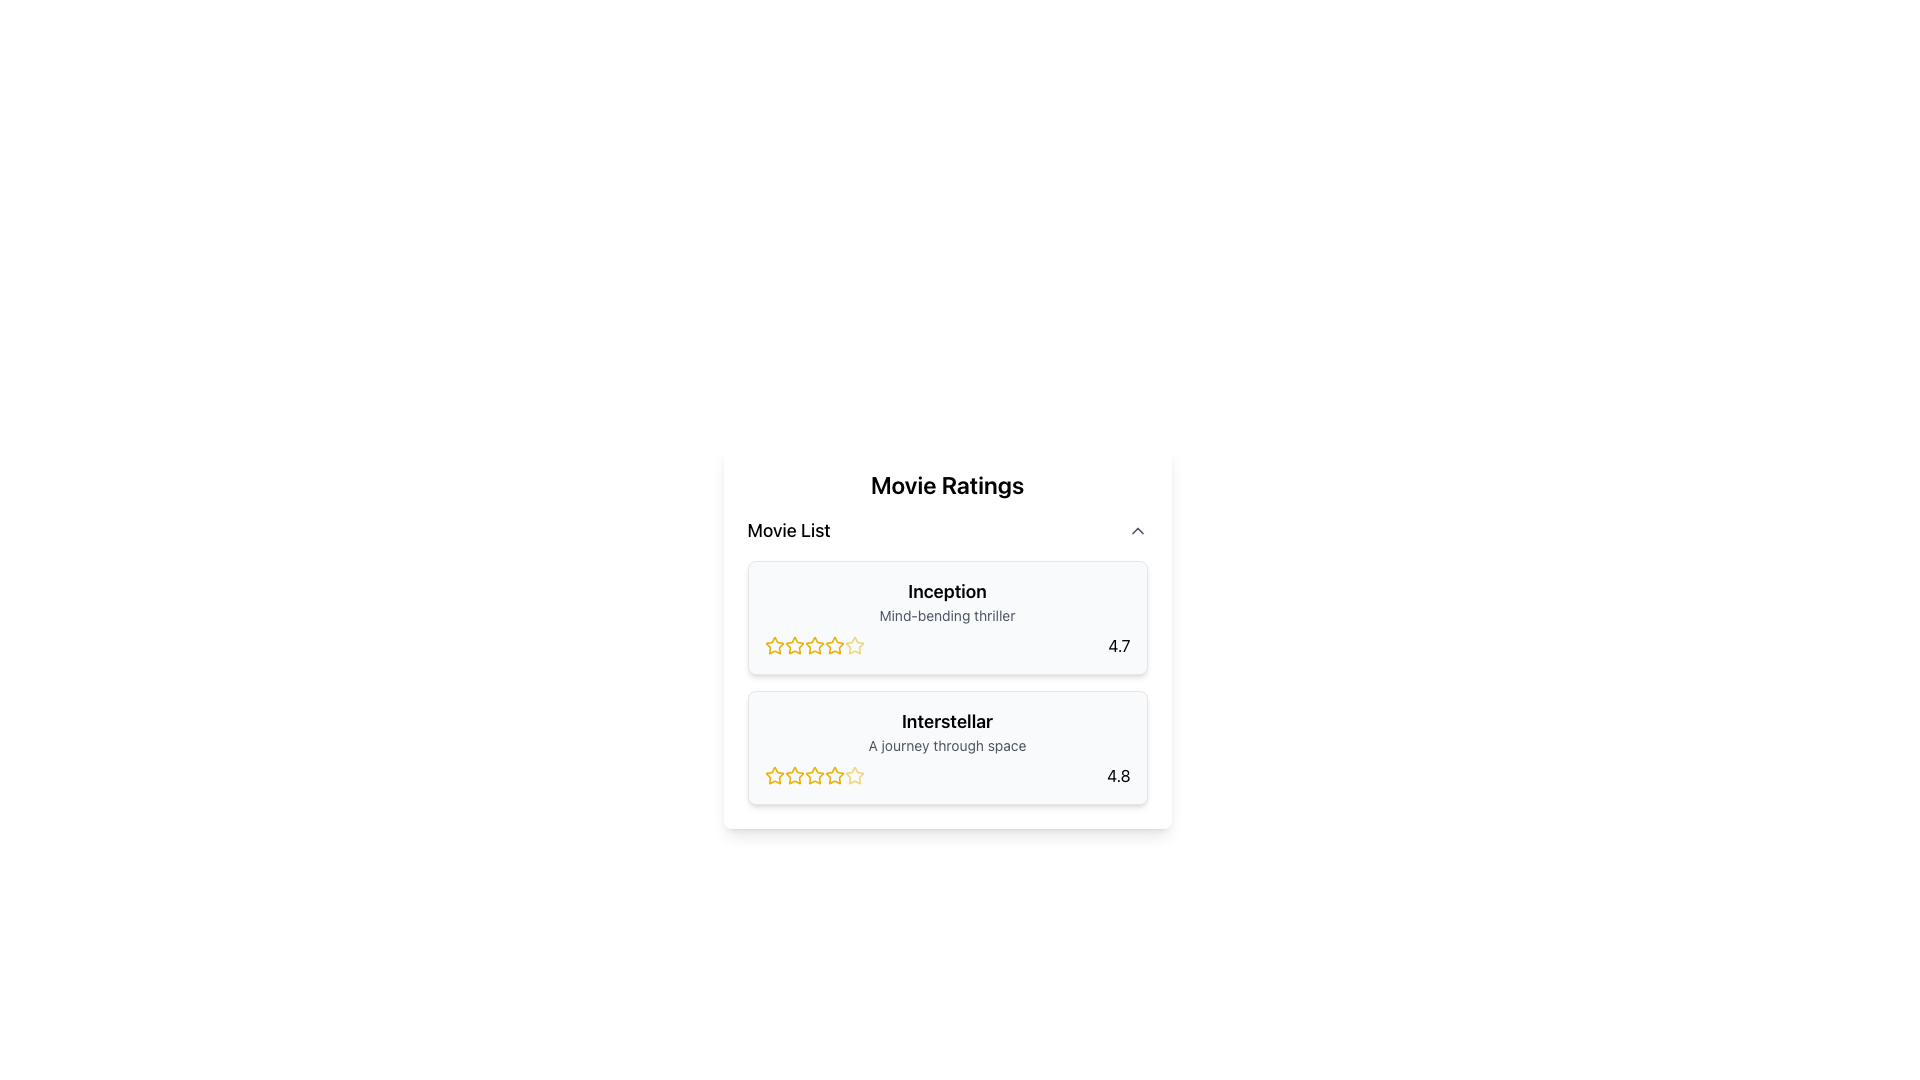  What do you see at coordinates (793, 645) in the screenshot?
I see `the first star icon for the movie 'Inception'` at bounding box center [793, 645].